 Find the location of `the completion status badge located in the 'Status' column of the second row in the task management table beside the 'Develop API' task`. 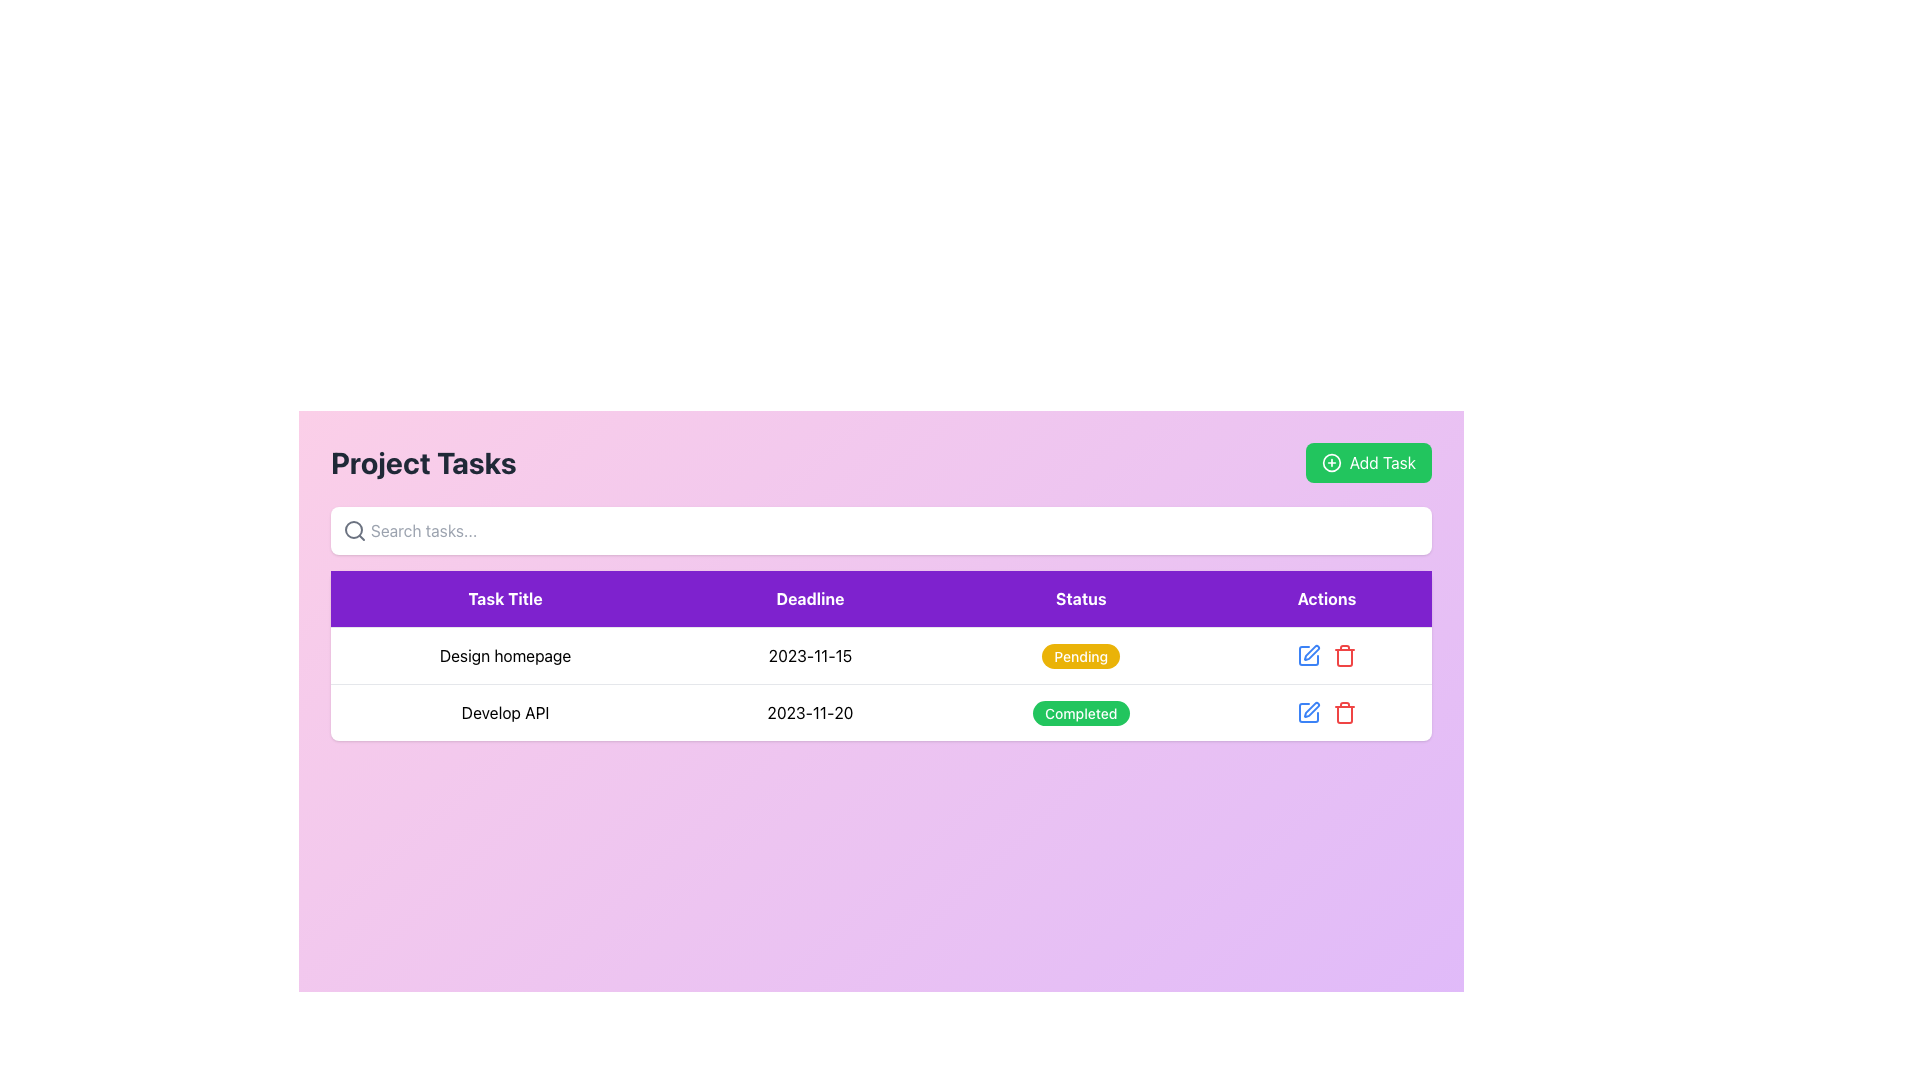

the completion status badge located in the 'Status' column of the second row in the task management table beside the 'Develop API' task is located at coordinates (1079, 712).